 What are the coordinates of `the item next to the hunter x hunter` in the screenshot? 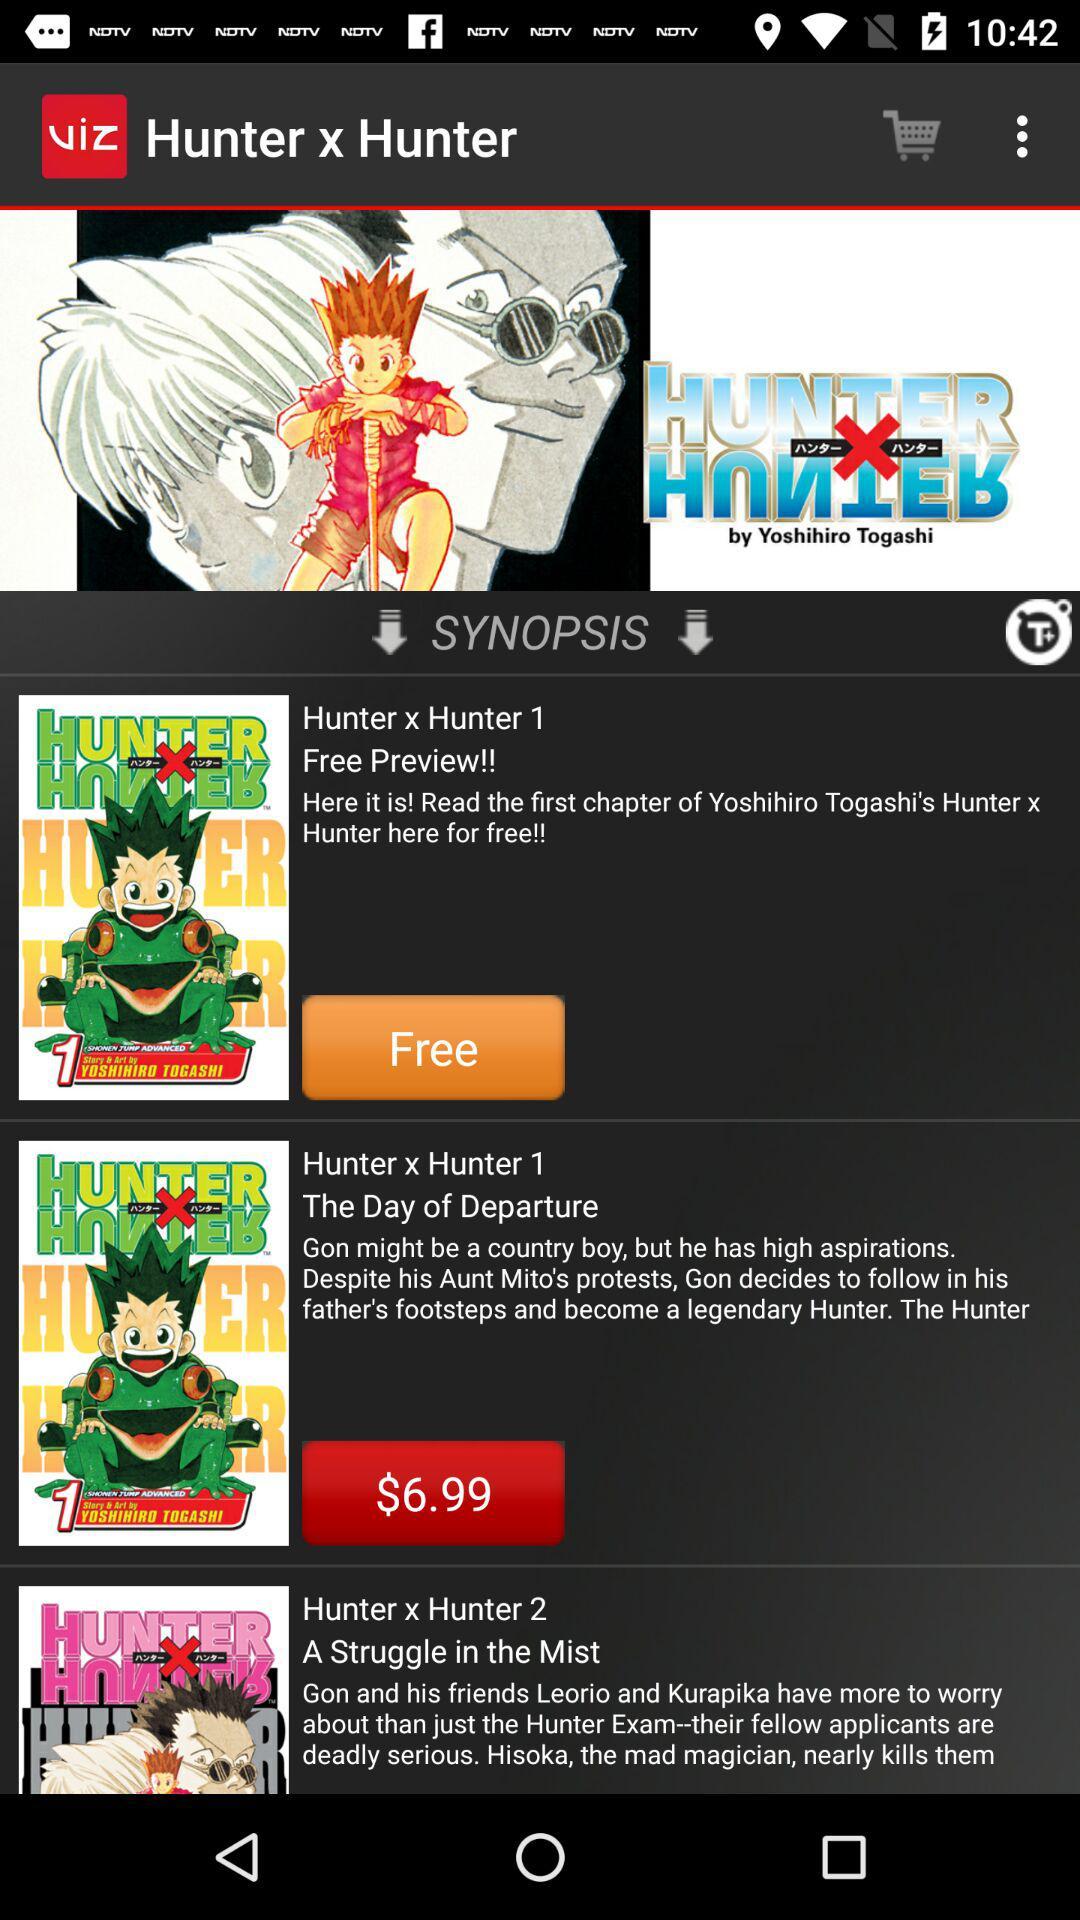 It's located at (911, 135).